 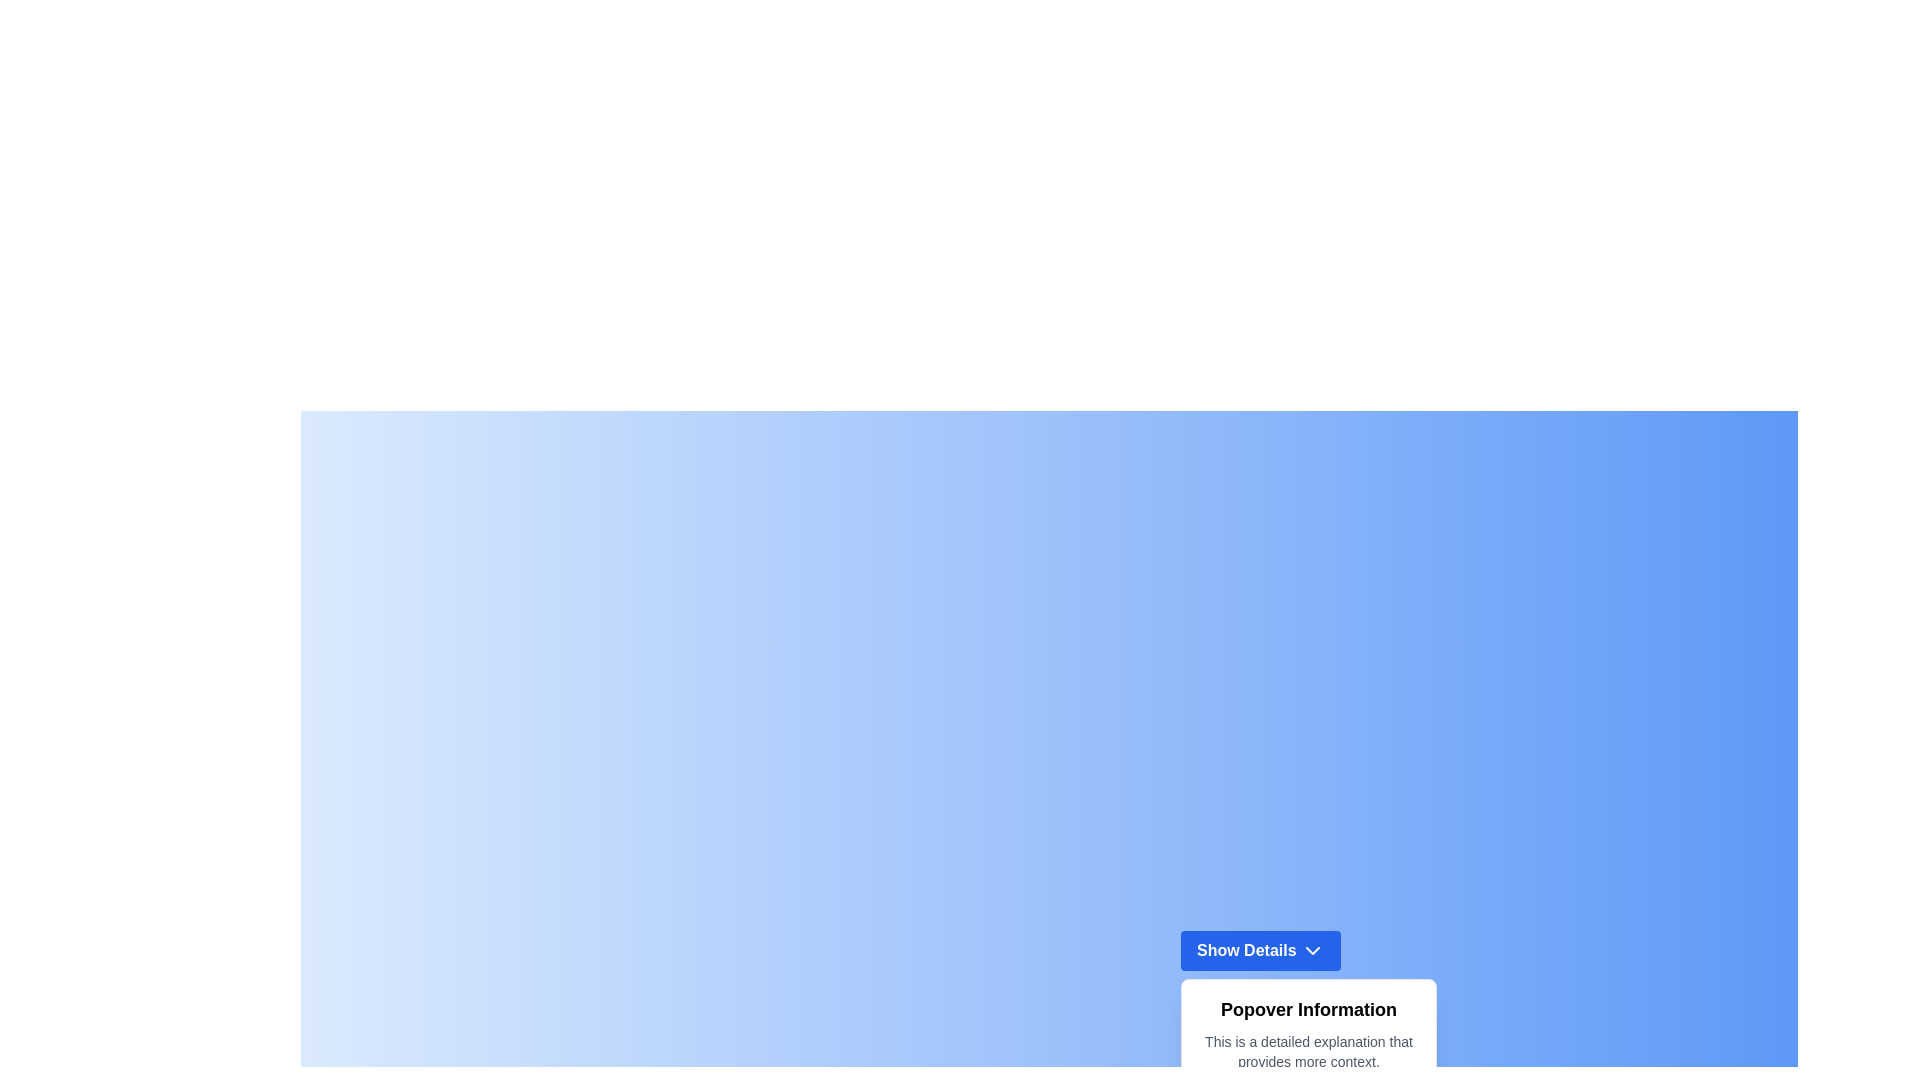 I want to click on the block of gray text that contains the statement 'This is a detailed explanation that provides more context.' It is located in the center of a popover window, positioned below the heading 'Popover Information.', so click(x=1309, y=1051).